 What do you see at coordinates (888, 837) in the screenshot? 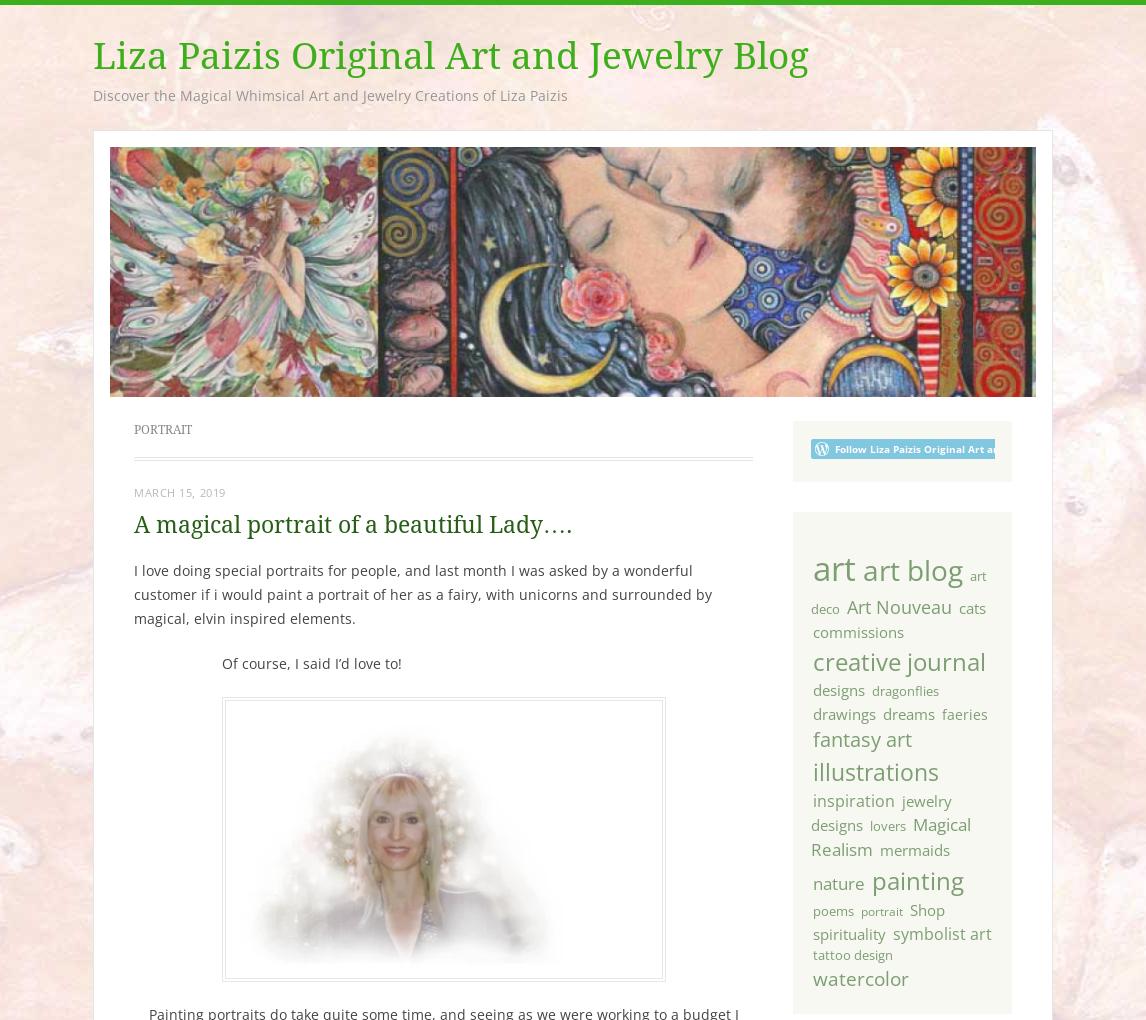
I see `'Magical Realism'` at bounding box center [888, 837].